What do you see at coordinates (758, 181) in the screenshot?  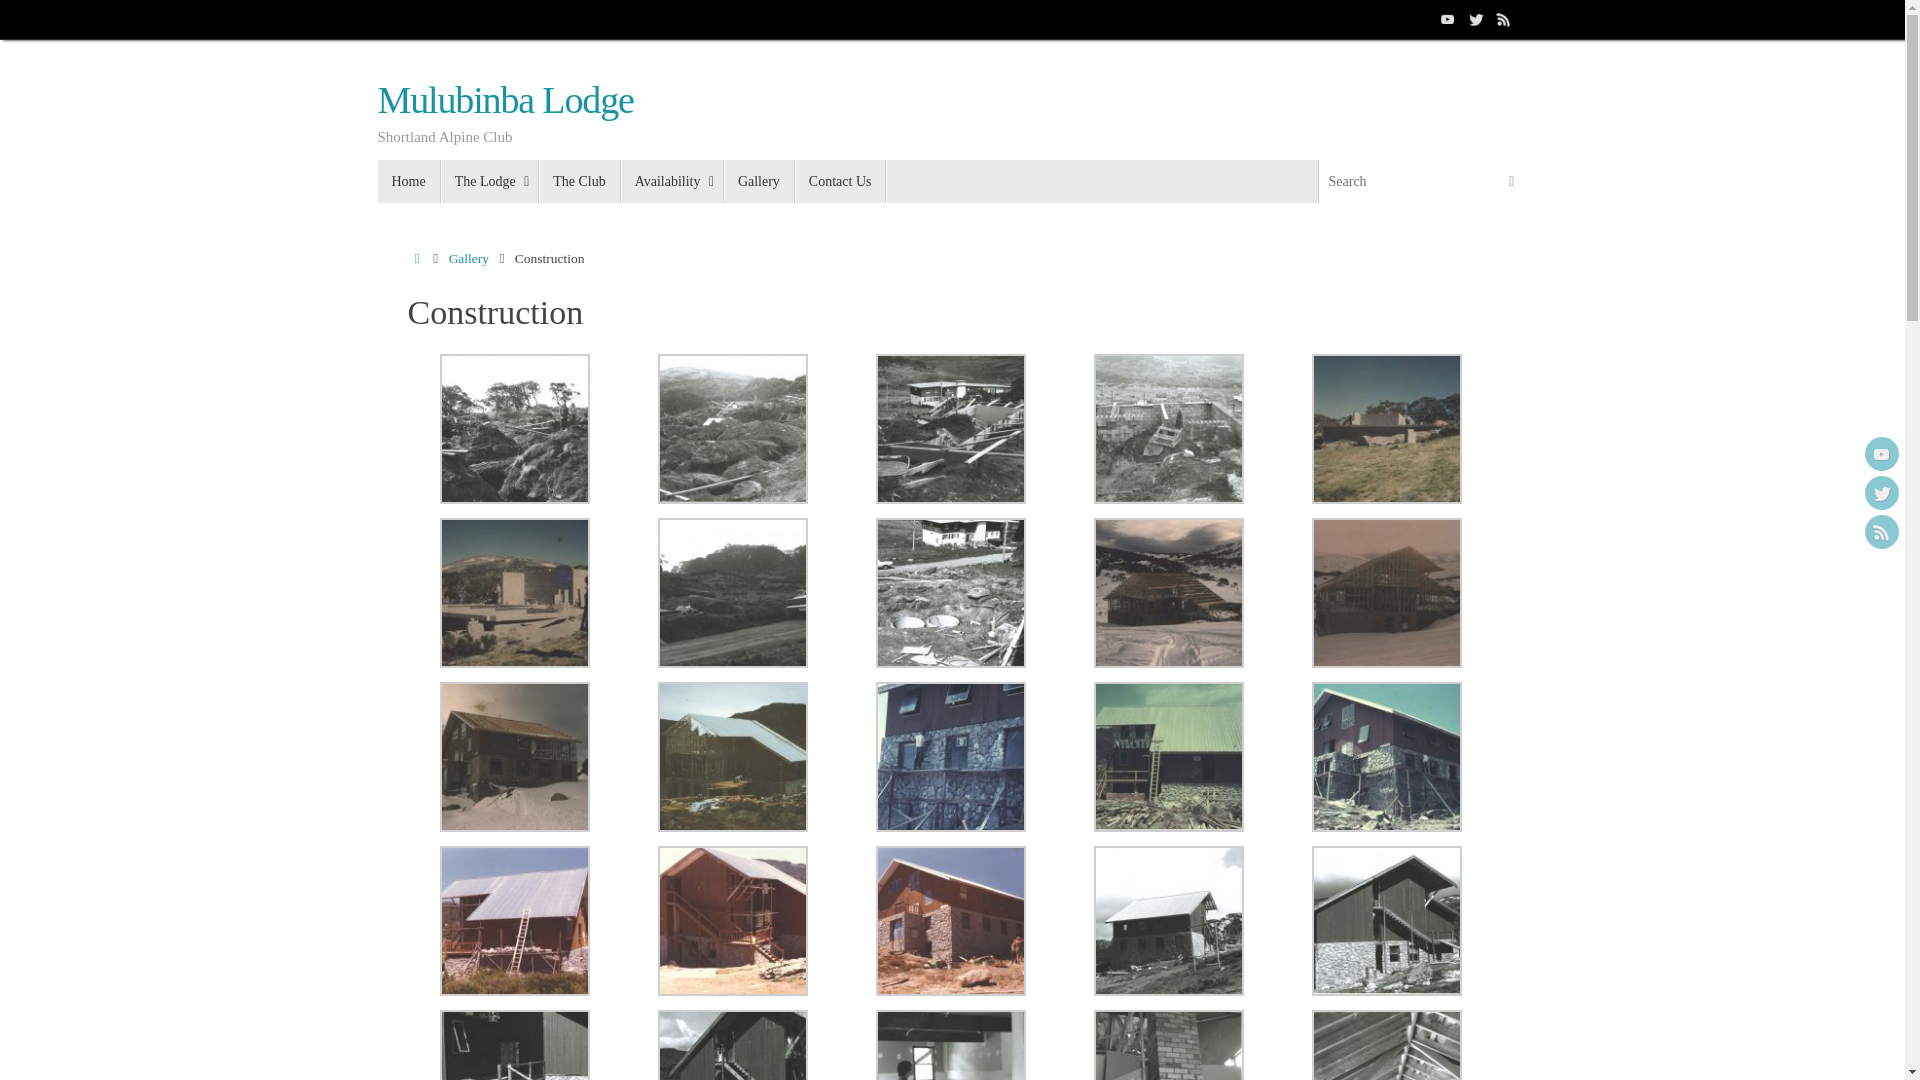 I see `'Gallery'` at bounding box center [758, 181].